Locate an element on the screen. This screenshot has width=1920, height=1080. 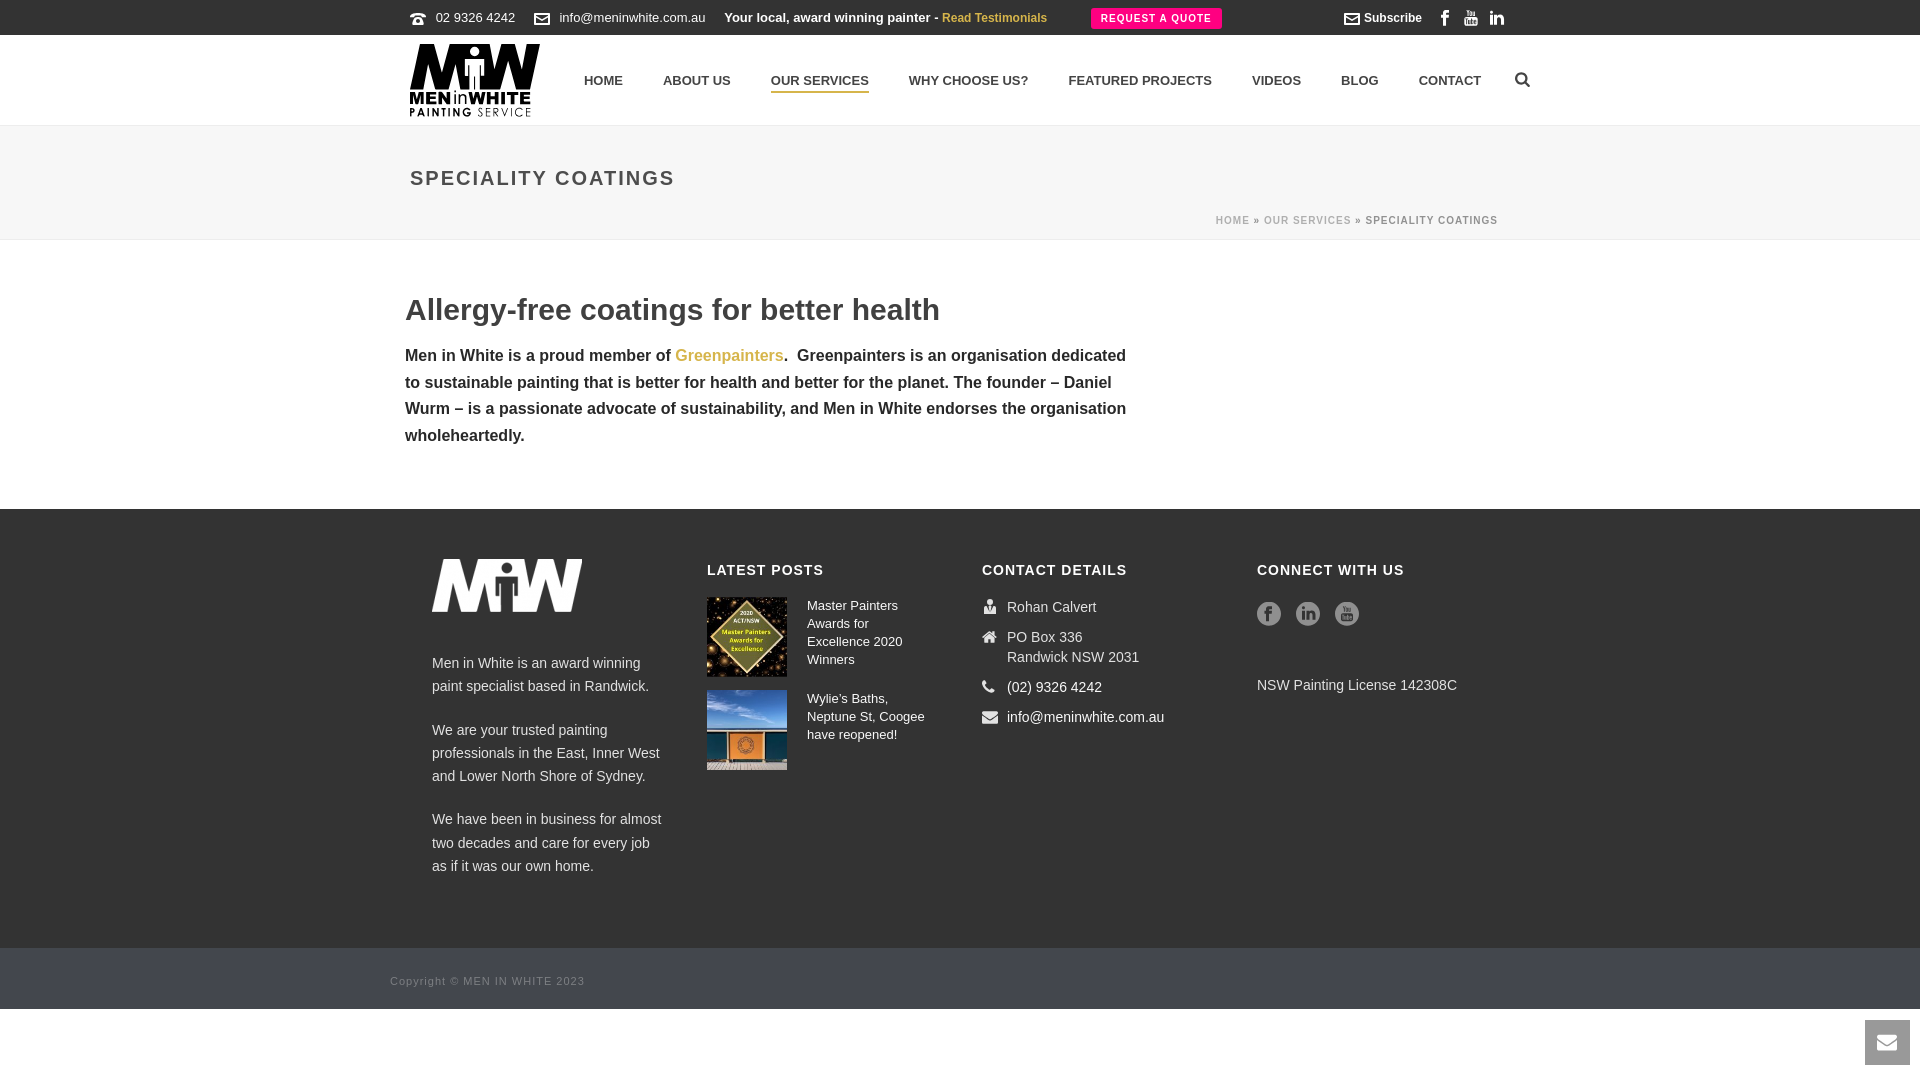
'Follow Us on youtube' is located at coordinates (1347, 613).